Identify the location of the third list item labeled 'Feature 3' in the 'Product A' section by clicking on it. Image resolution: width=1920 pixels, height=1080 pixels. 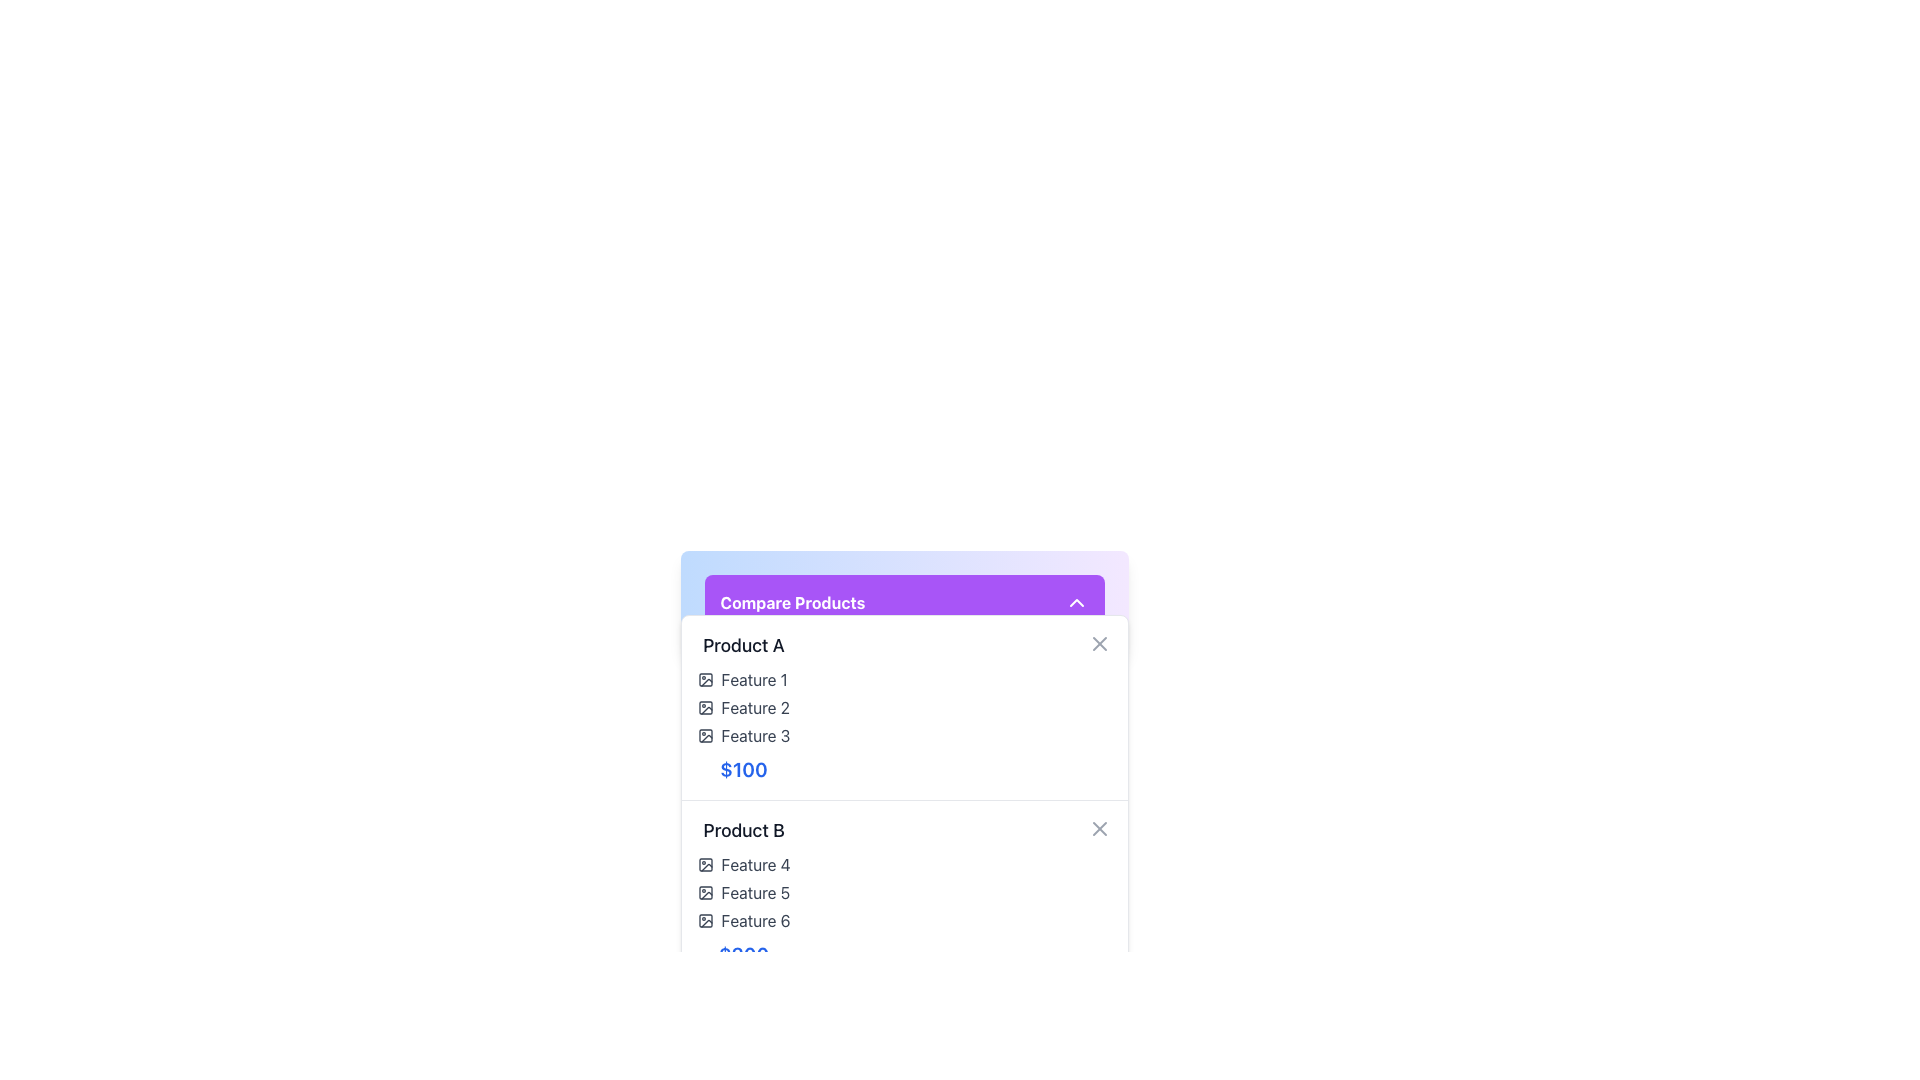
(743, 736).